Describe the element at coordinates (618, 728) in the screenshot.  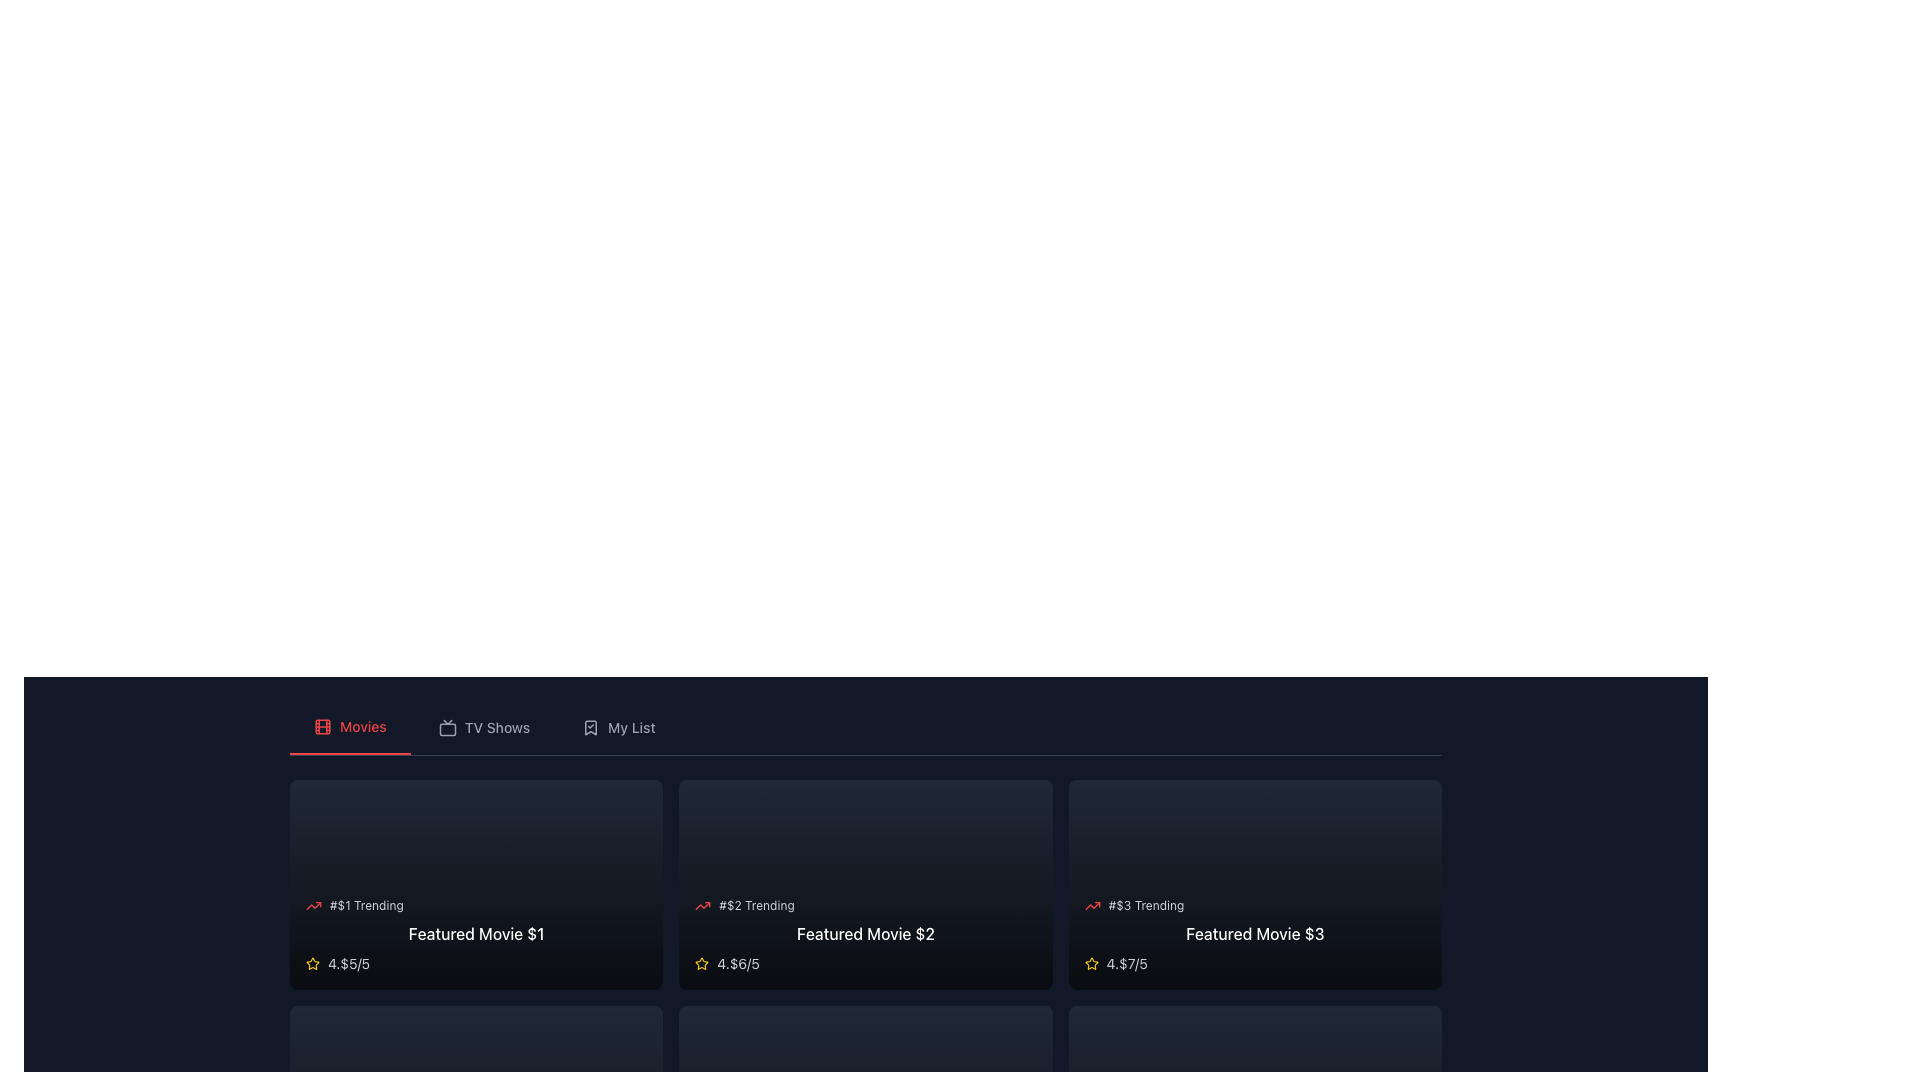
I see `the navigation button that directs users to their personal content list or saved items` at that location.